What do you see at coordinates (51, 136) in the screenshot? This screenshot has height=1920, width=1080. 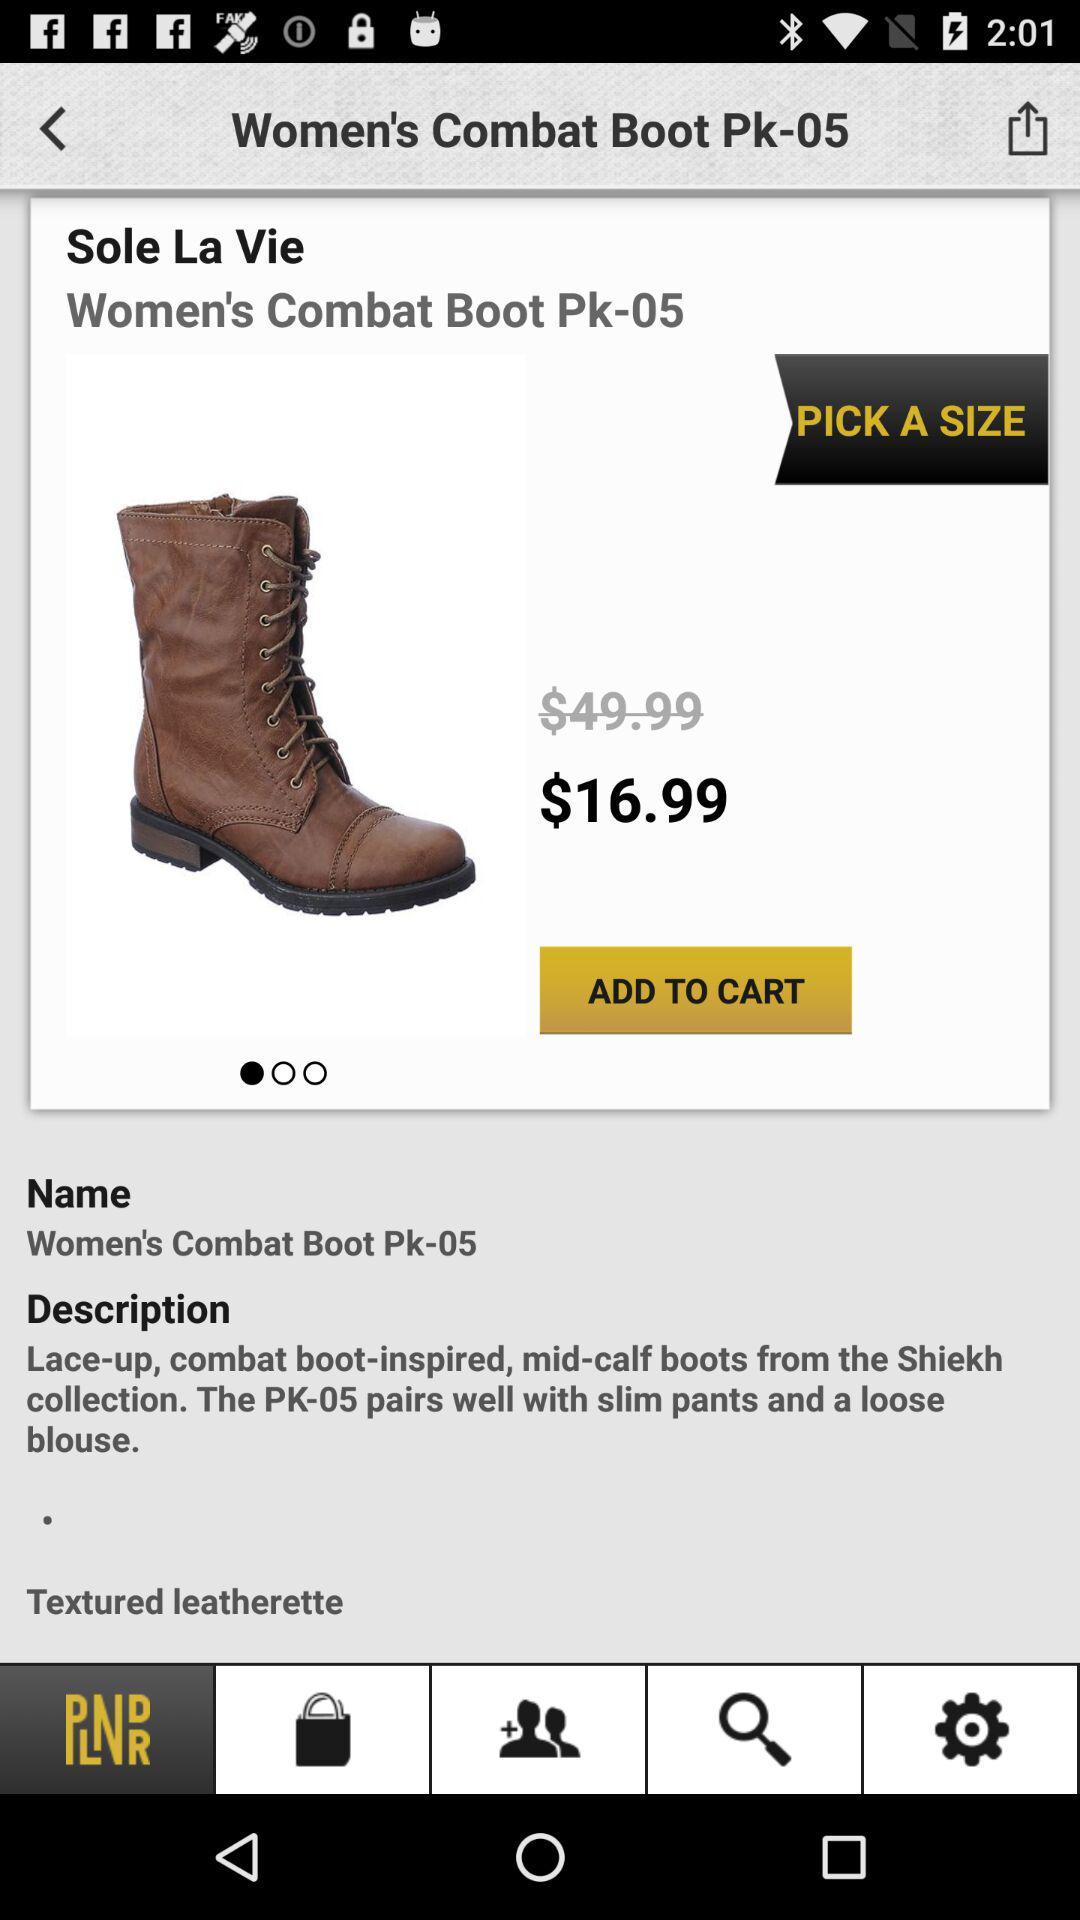 I see `the arrow_backward icon` at bounding box center [51, 136].